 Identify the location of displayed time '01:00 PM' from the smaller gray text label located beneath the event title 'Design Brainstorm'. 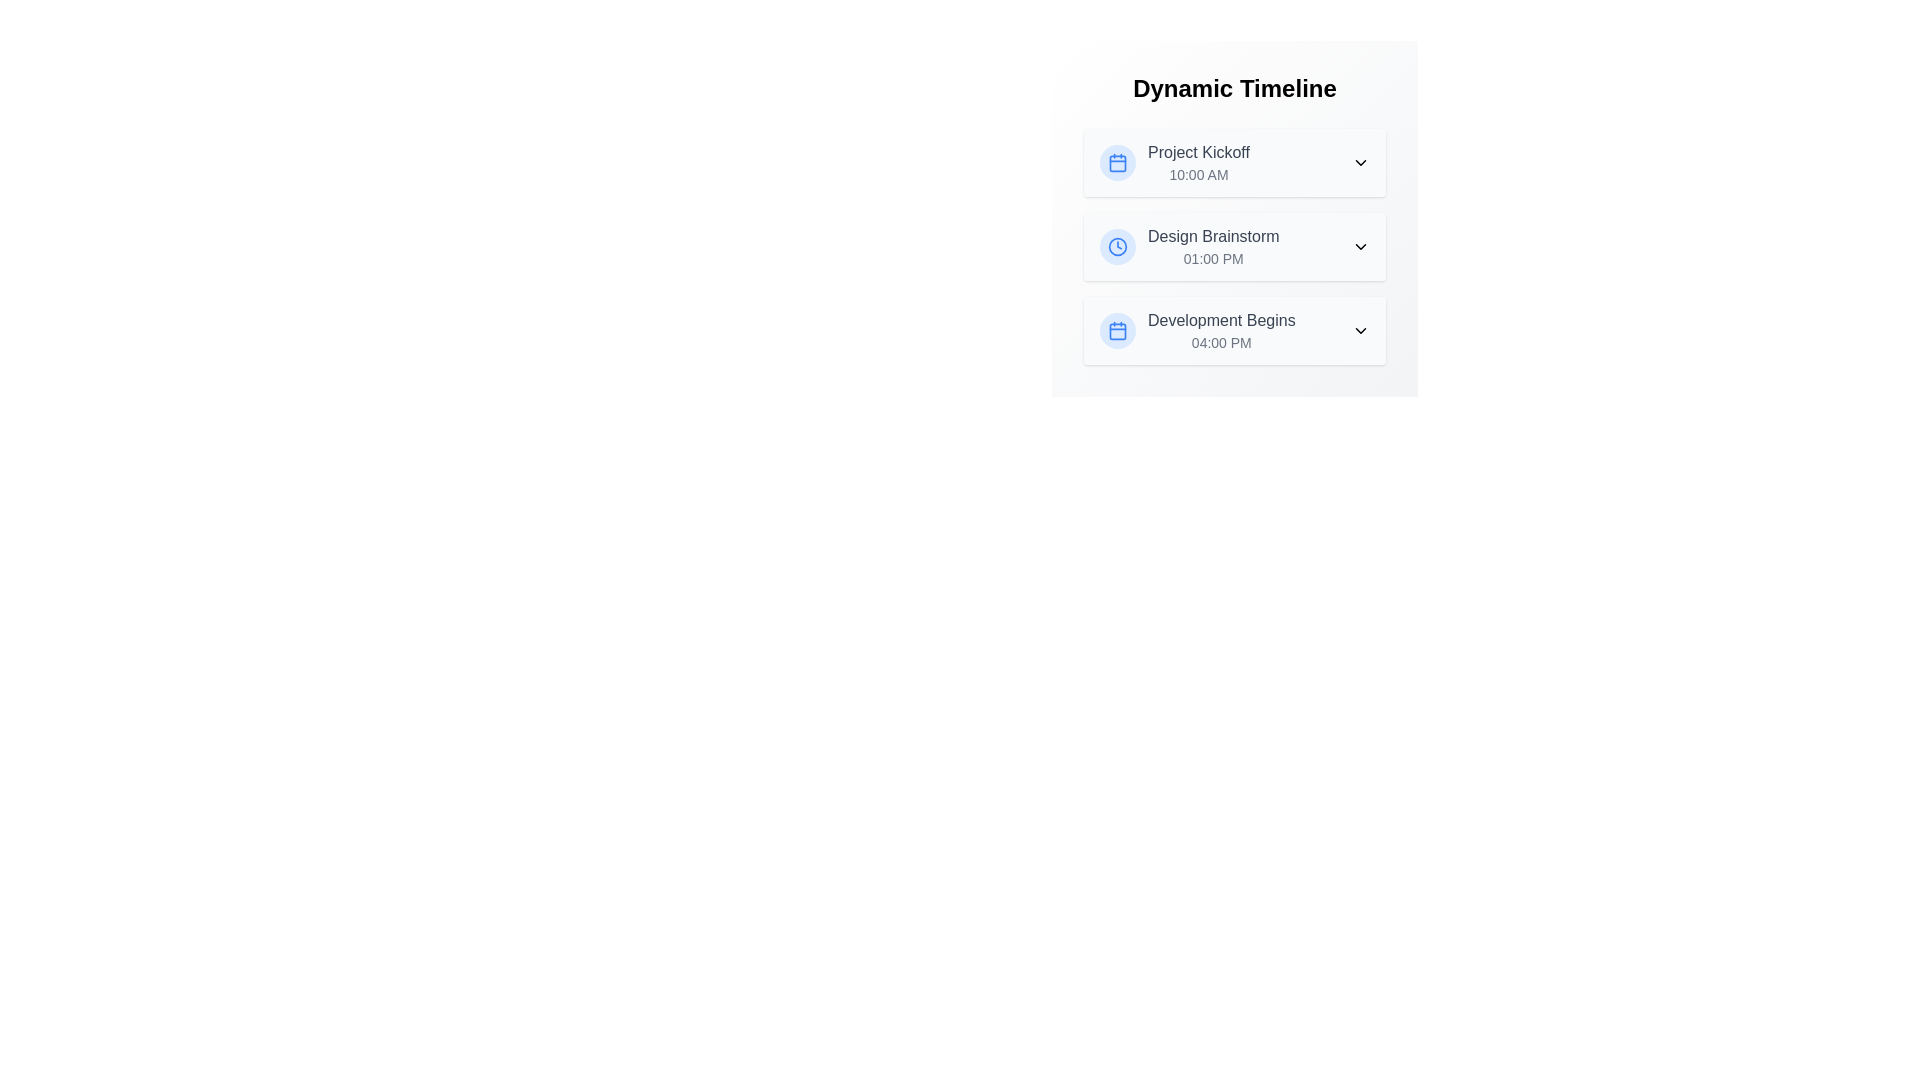
(1212, 257).